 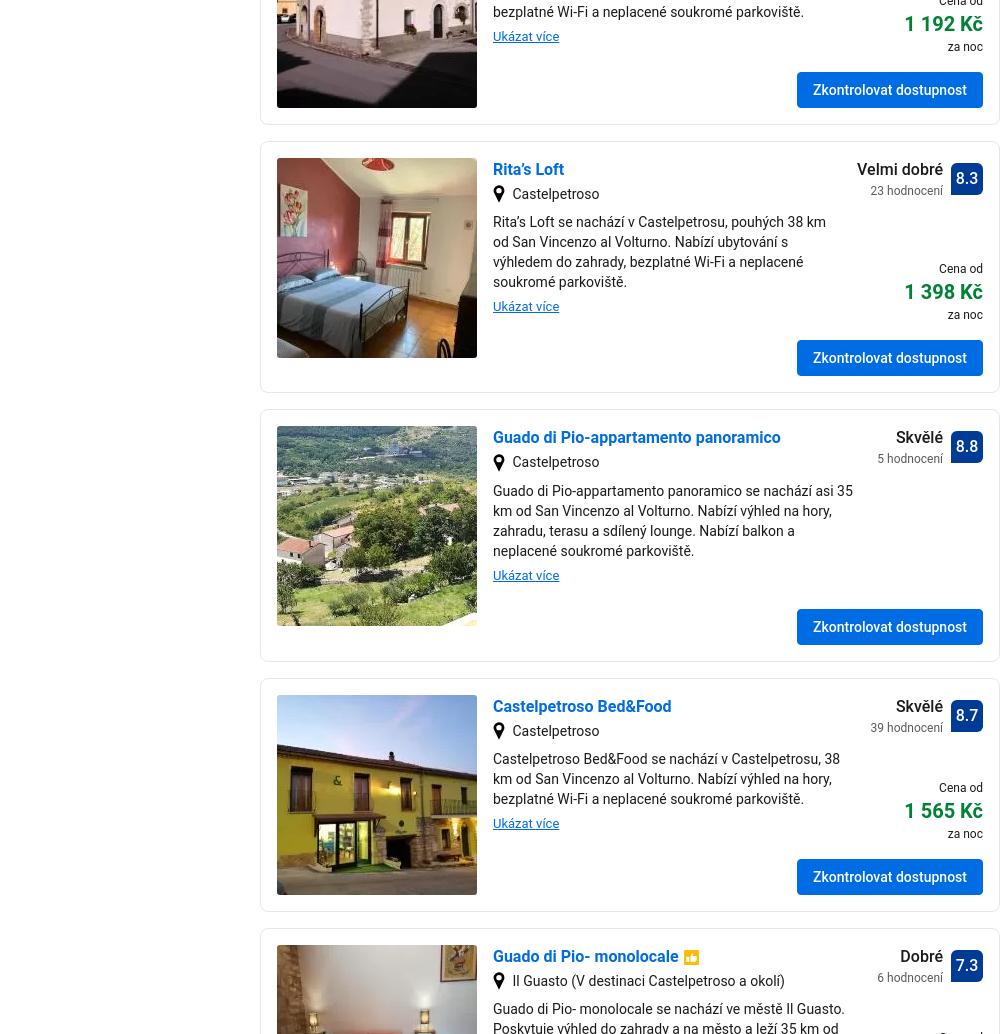 What do you see at coordinates (965, 445) in the screenshot?
I see `'8.8'` at bounding box center [965, 445].